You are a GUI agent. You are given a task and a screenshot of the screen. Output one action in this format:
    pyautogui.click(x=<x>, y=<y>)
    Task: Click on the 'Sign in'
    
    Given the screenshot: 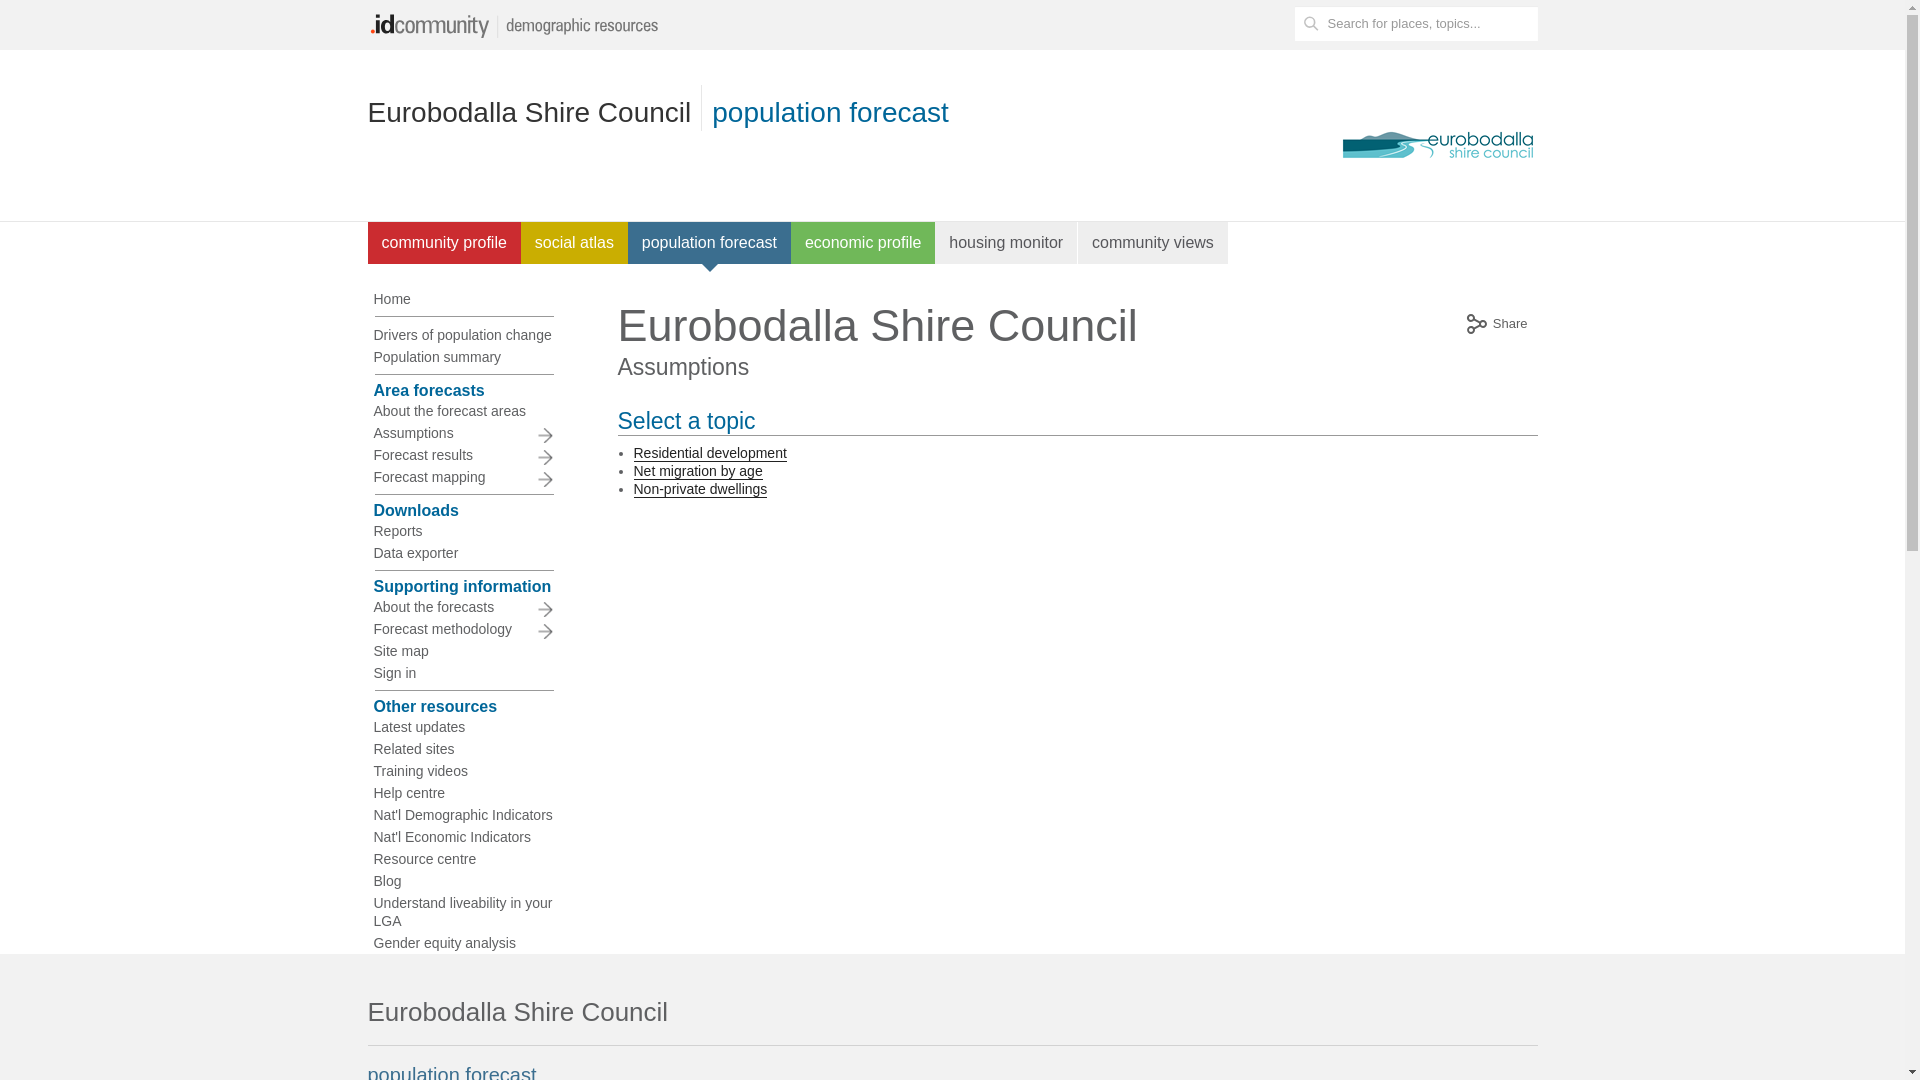 What is the action you would take?
    pyautogui.click(x=461, y=672)
    